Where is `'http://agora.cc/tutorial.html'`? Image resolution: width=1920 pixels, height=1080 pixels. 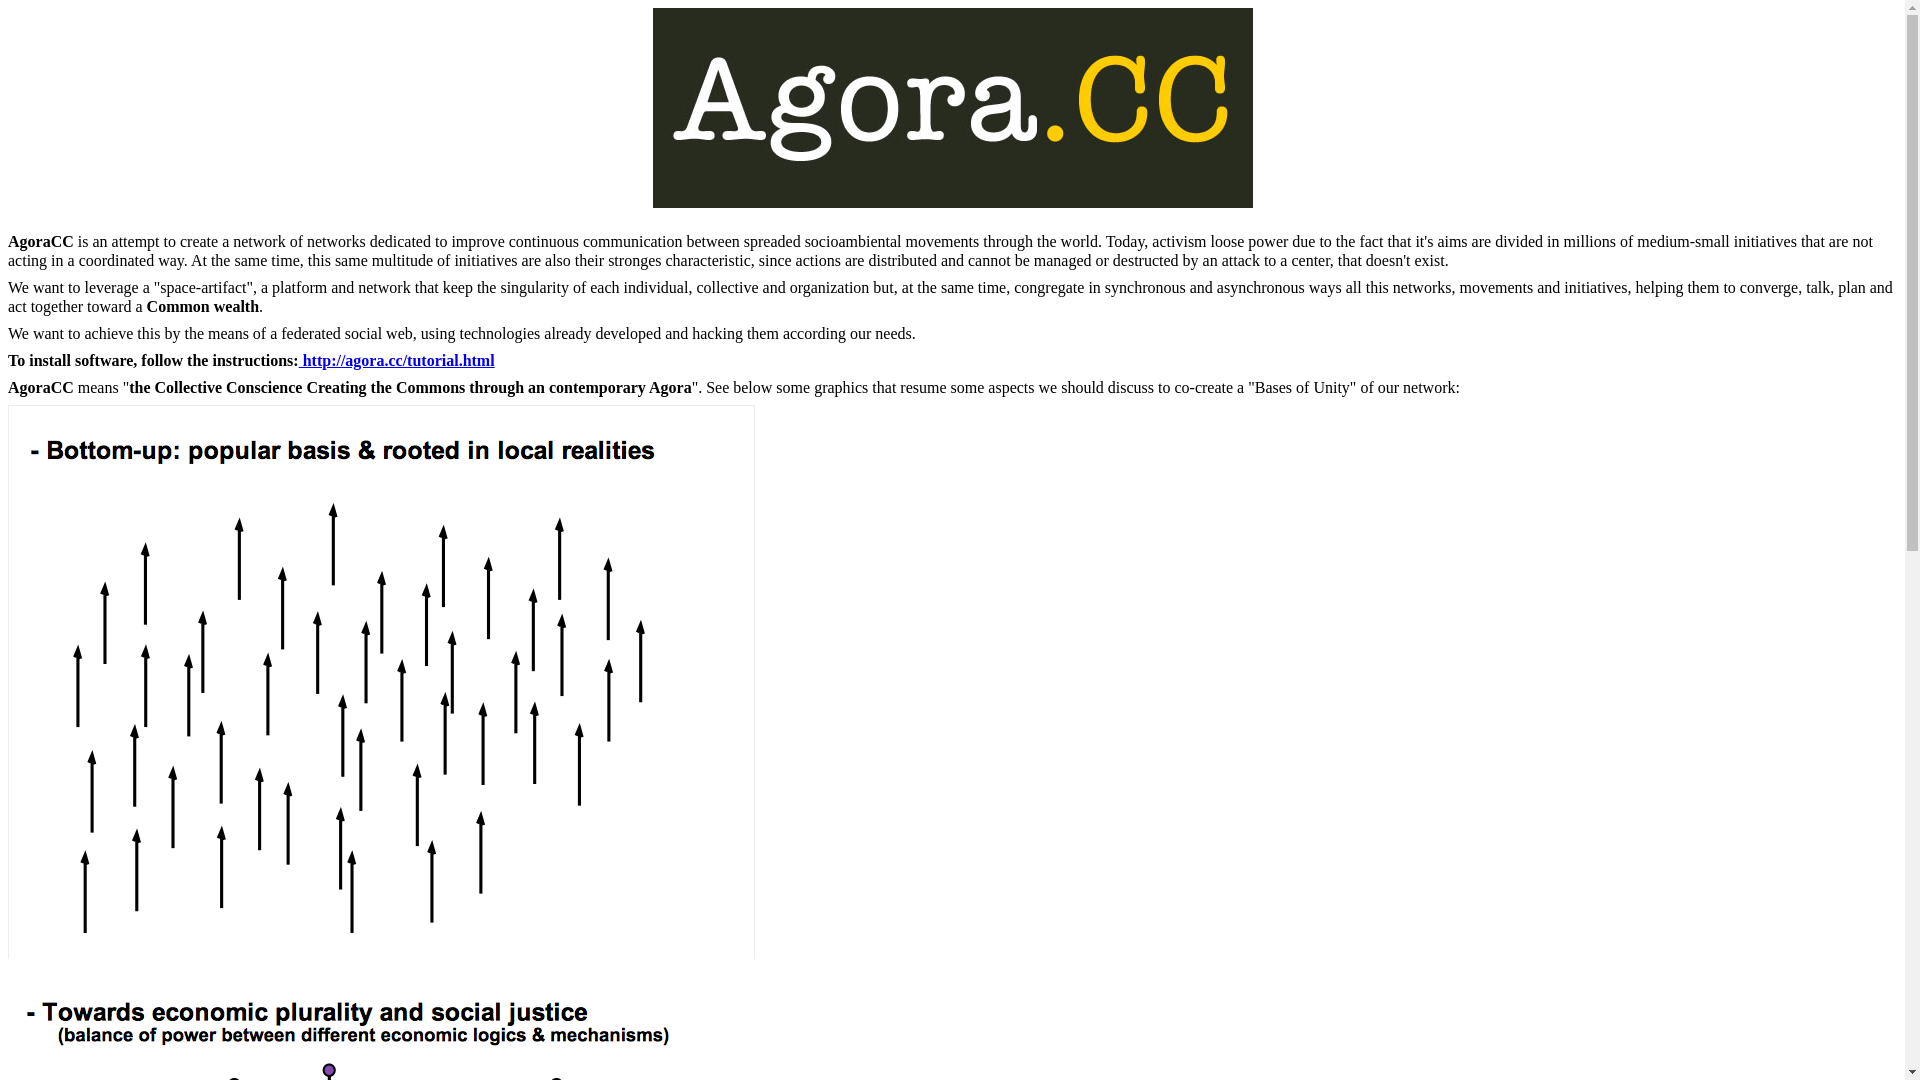
'http://agora.cc/tutorial.html' is located at coordinates (397, 360).